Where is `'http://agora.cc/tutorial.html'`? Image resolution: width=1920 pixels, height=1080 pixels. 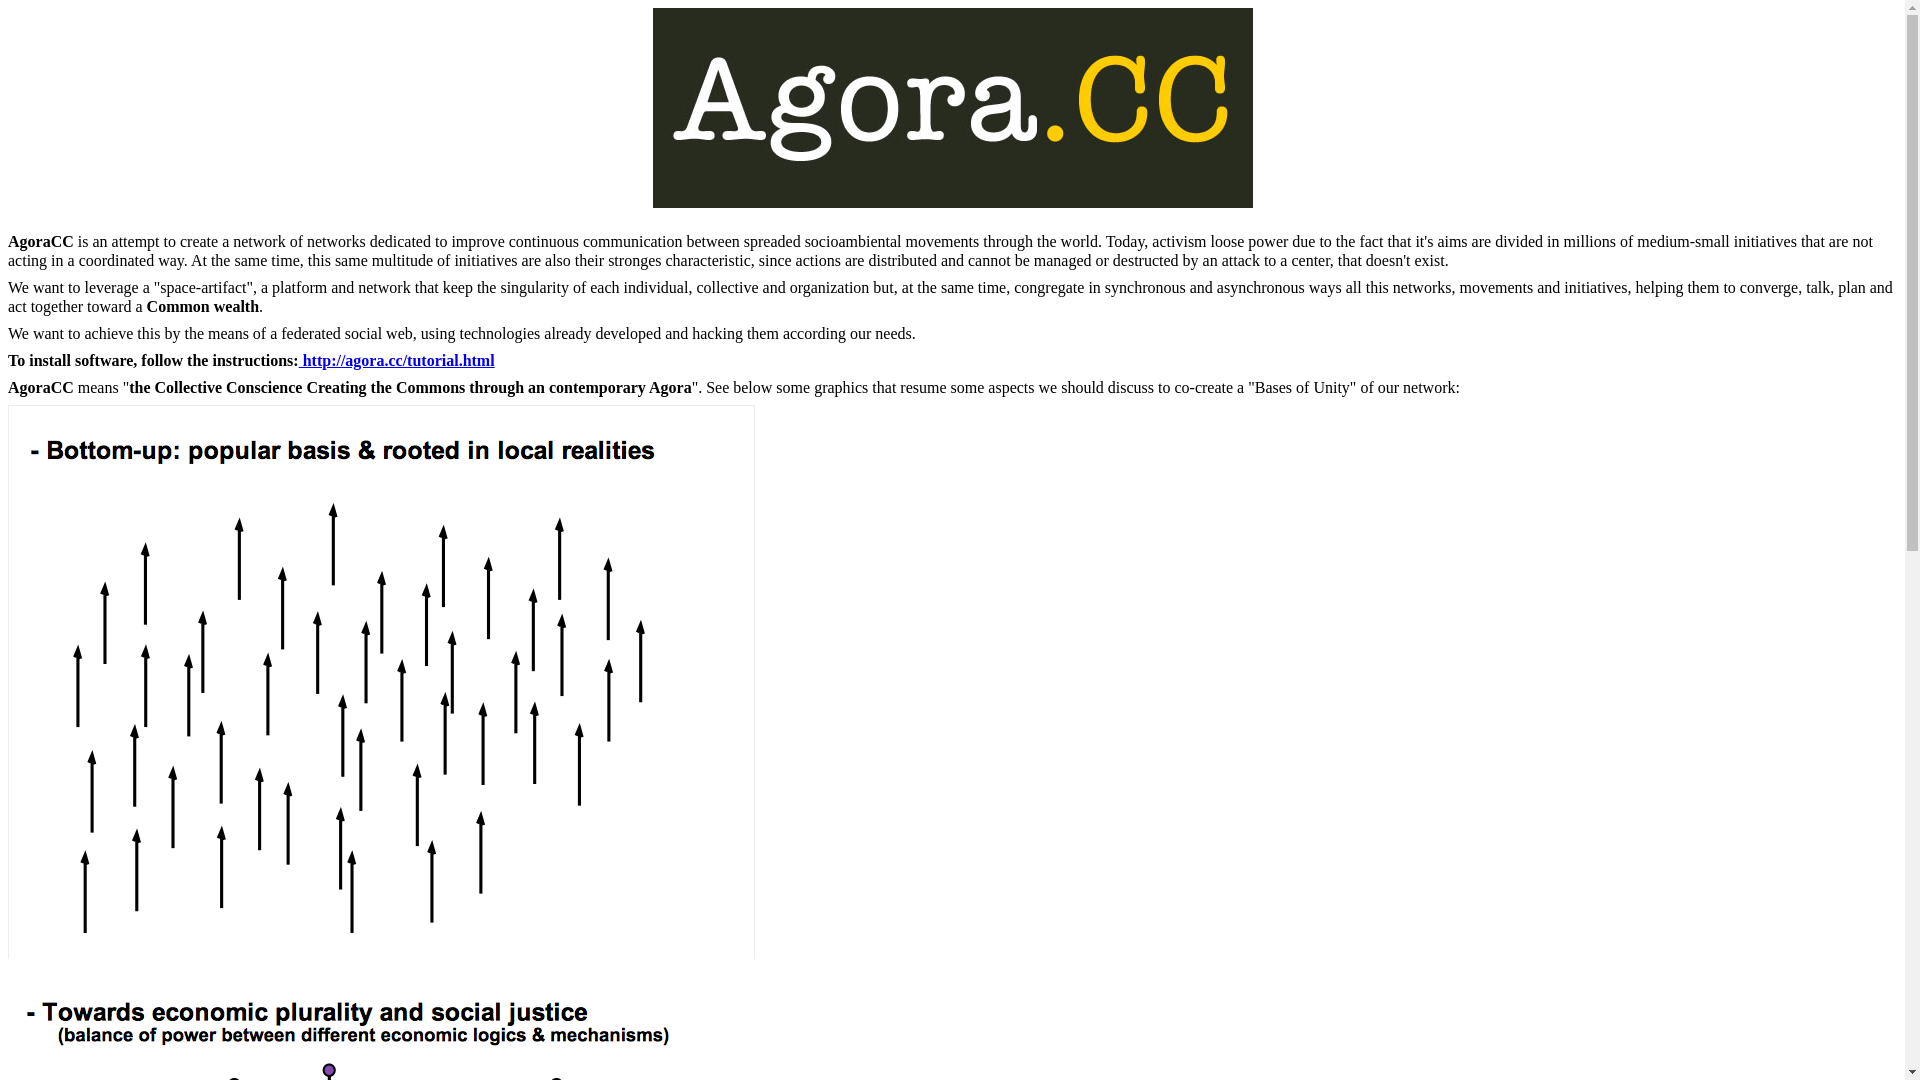
'http://agora.cc/tutorial.html' is located at coordinates (397, 360).